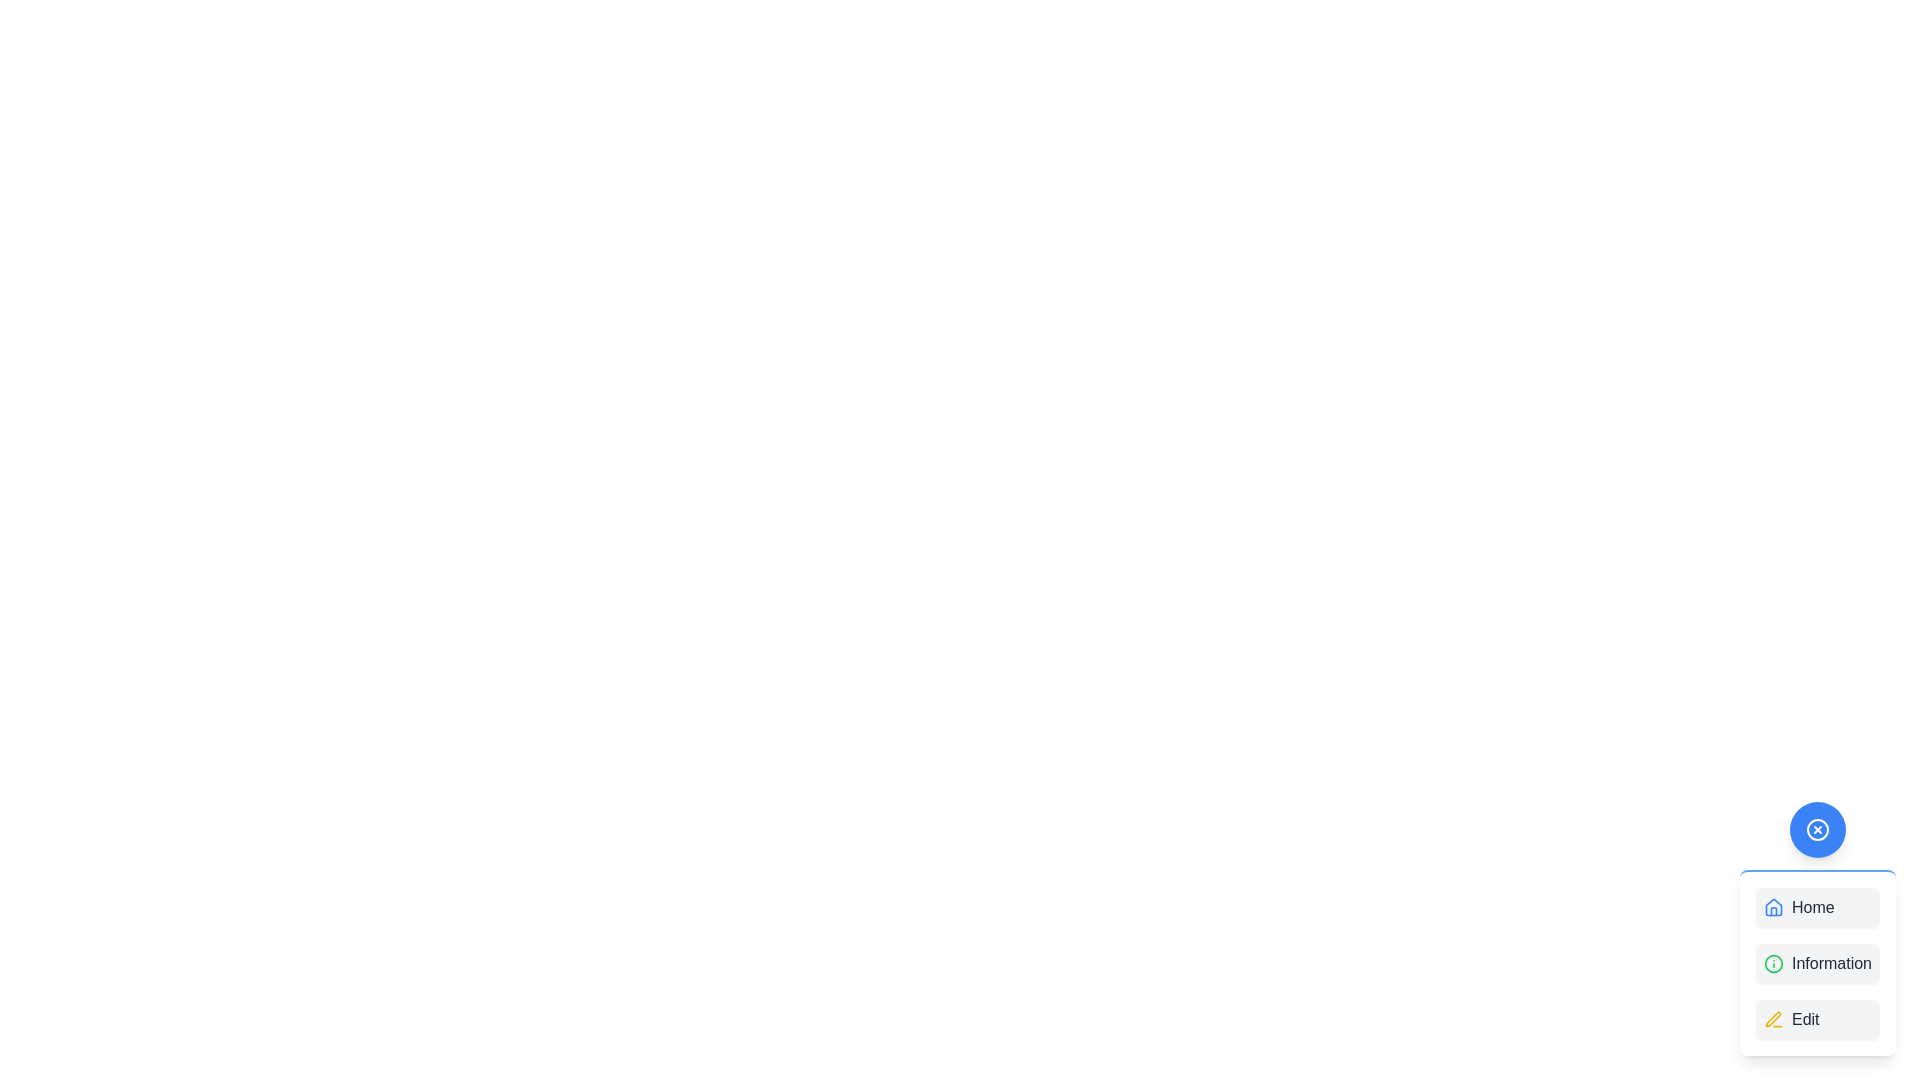 This screenshot has width=1920, height=1080. Describe the element at coordinates (1607, 663) in the screenshot. I see `the 'Edit' option in the menu element with a white background and blue border` at that location.